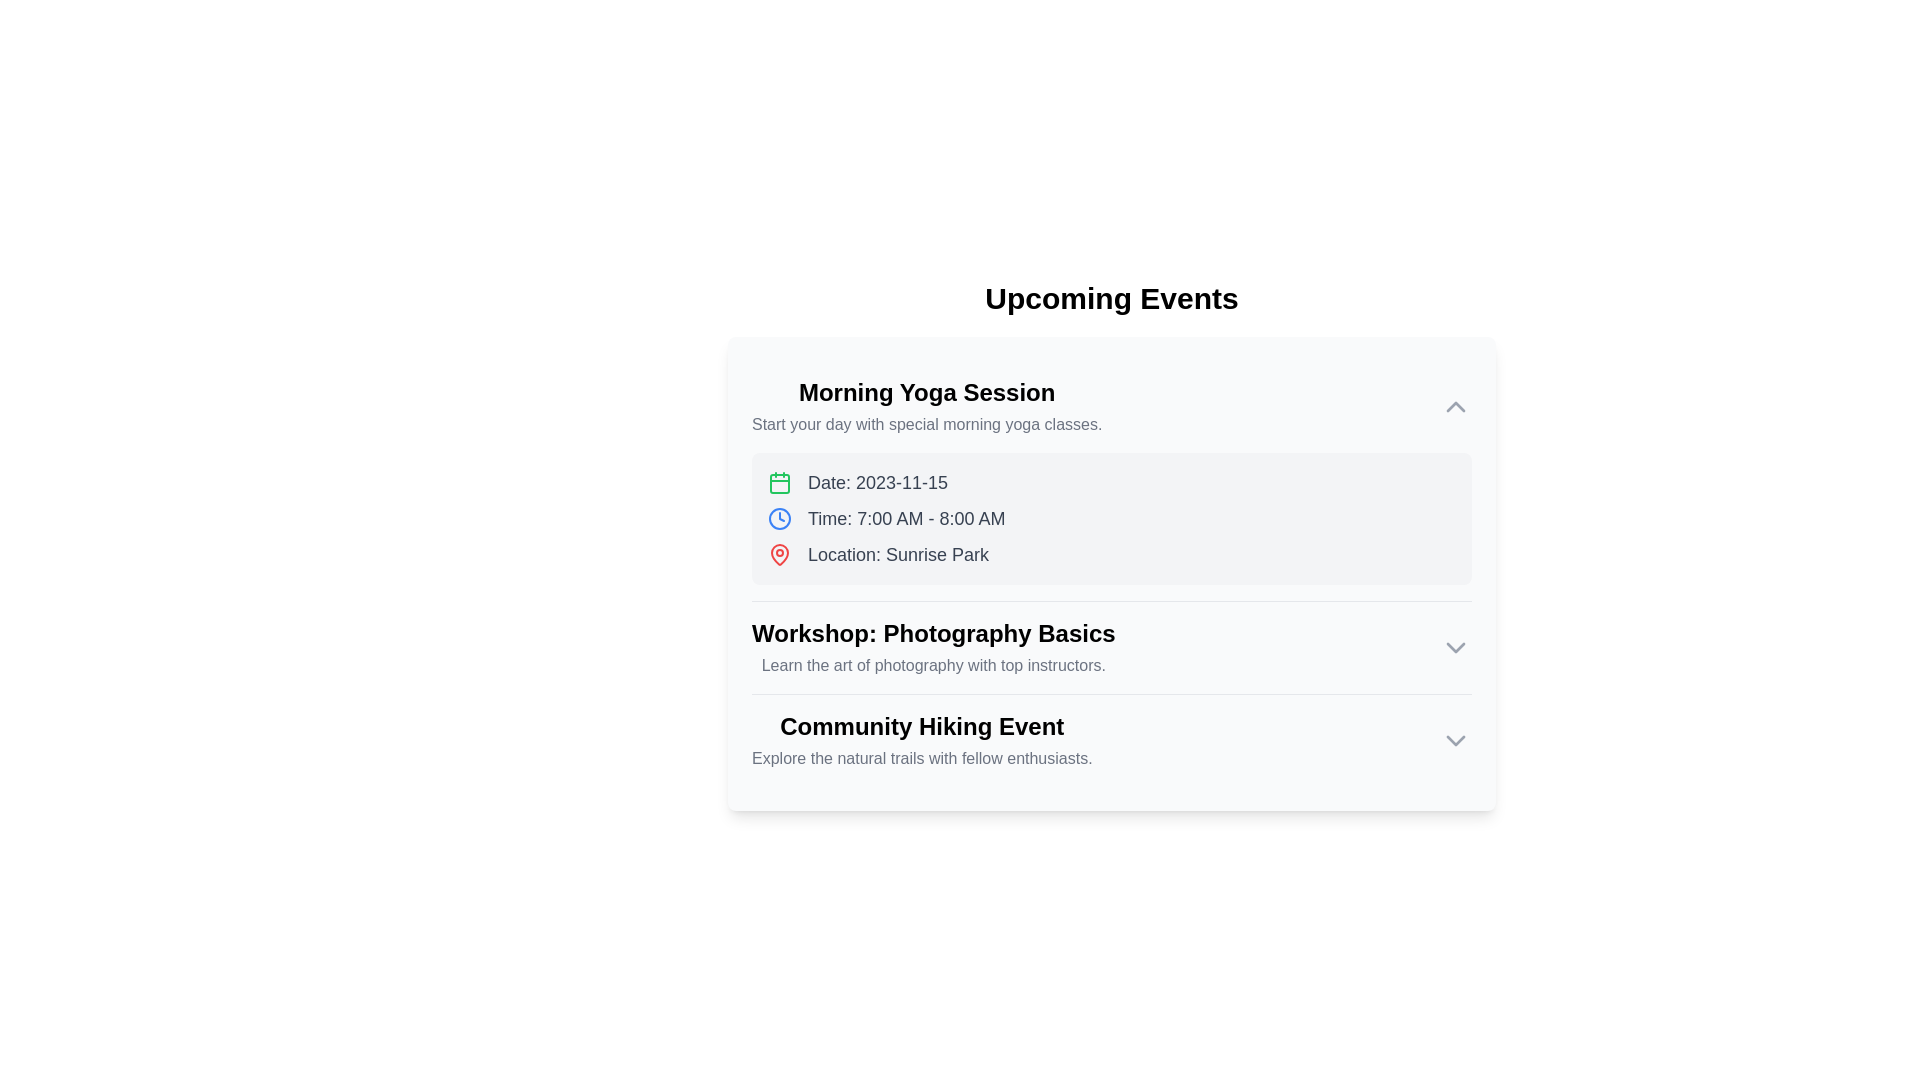  I want to click on information displayed in the textual label showing the time 'Time: 7:00 AM - 8:00 AM', which is gray-colored and aligned to the right of a blue clock icon, so click(905, 518).